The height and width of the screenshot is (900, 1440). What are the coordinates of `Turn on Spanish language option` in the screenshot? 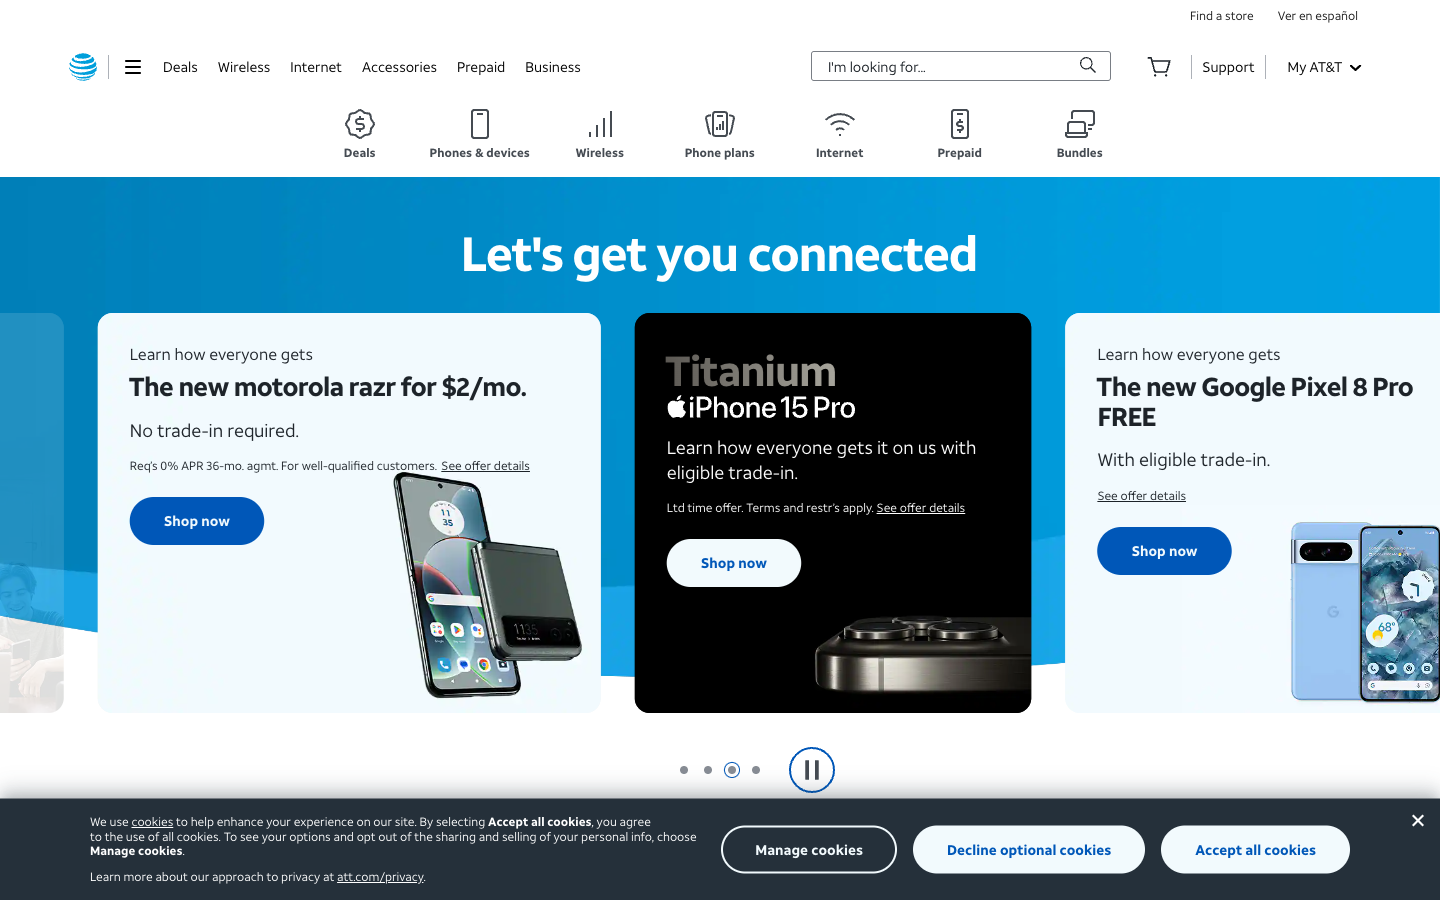 It's located at (1318, 14).